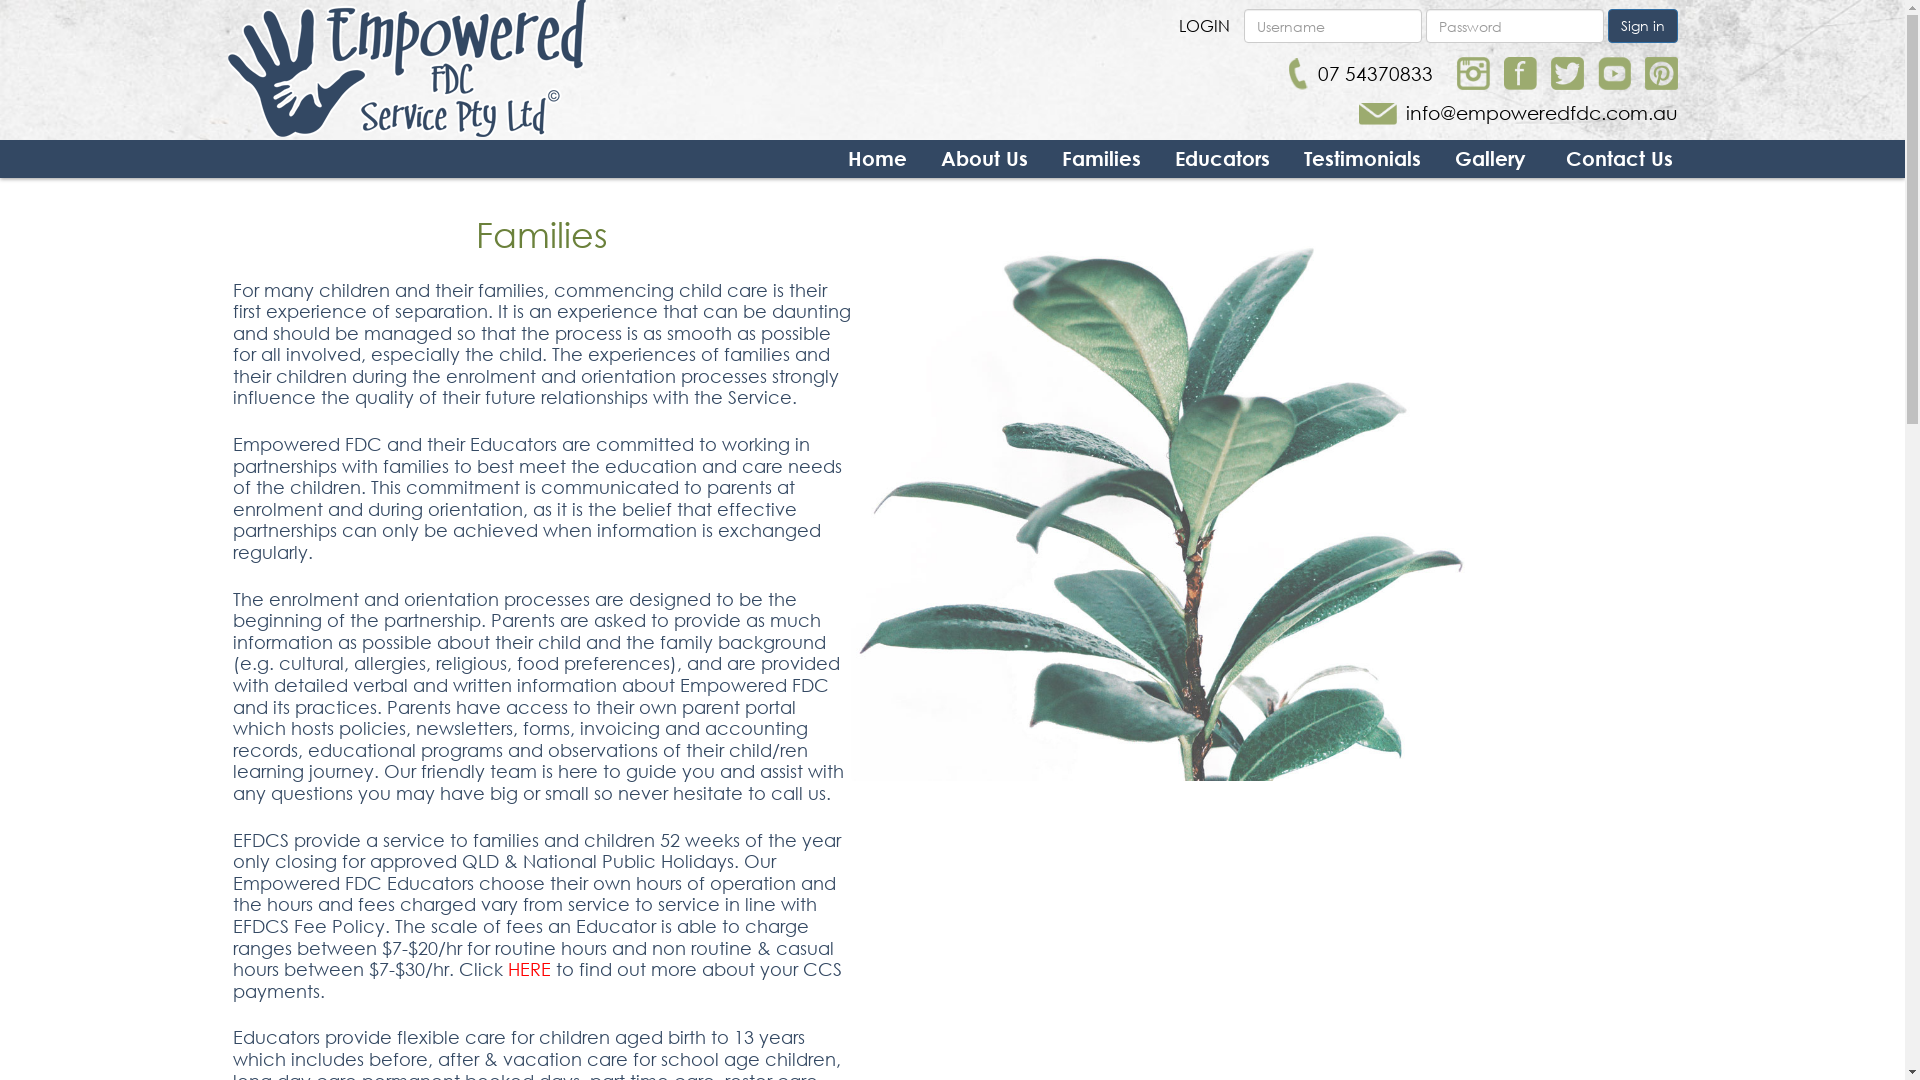 This screenshot has width=1920, height=1080. I want to click on 'Sign in', so click(1642, 26).